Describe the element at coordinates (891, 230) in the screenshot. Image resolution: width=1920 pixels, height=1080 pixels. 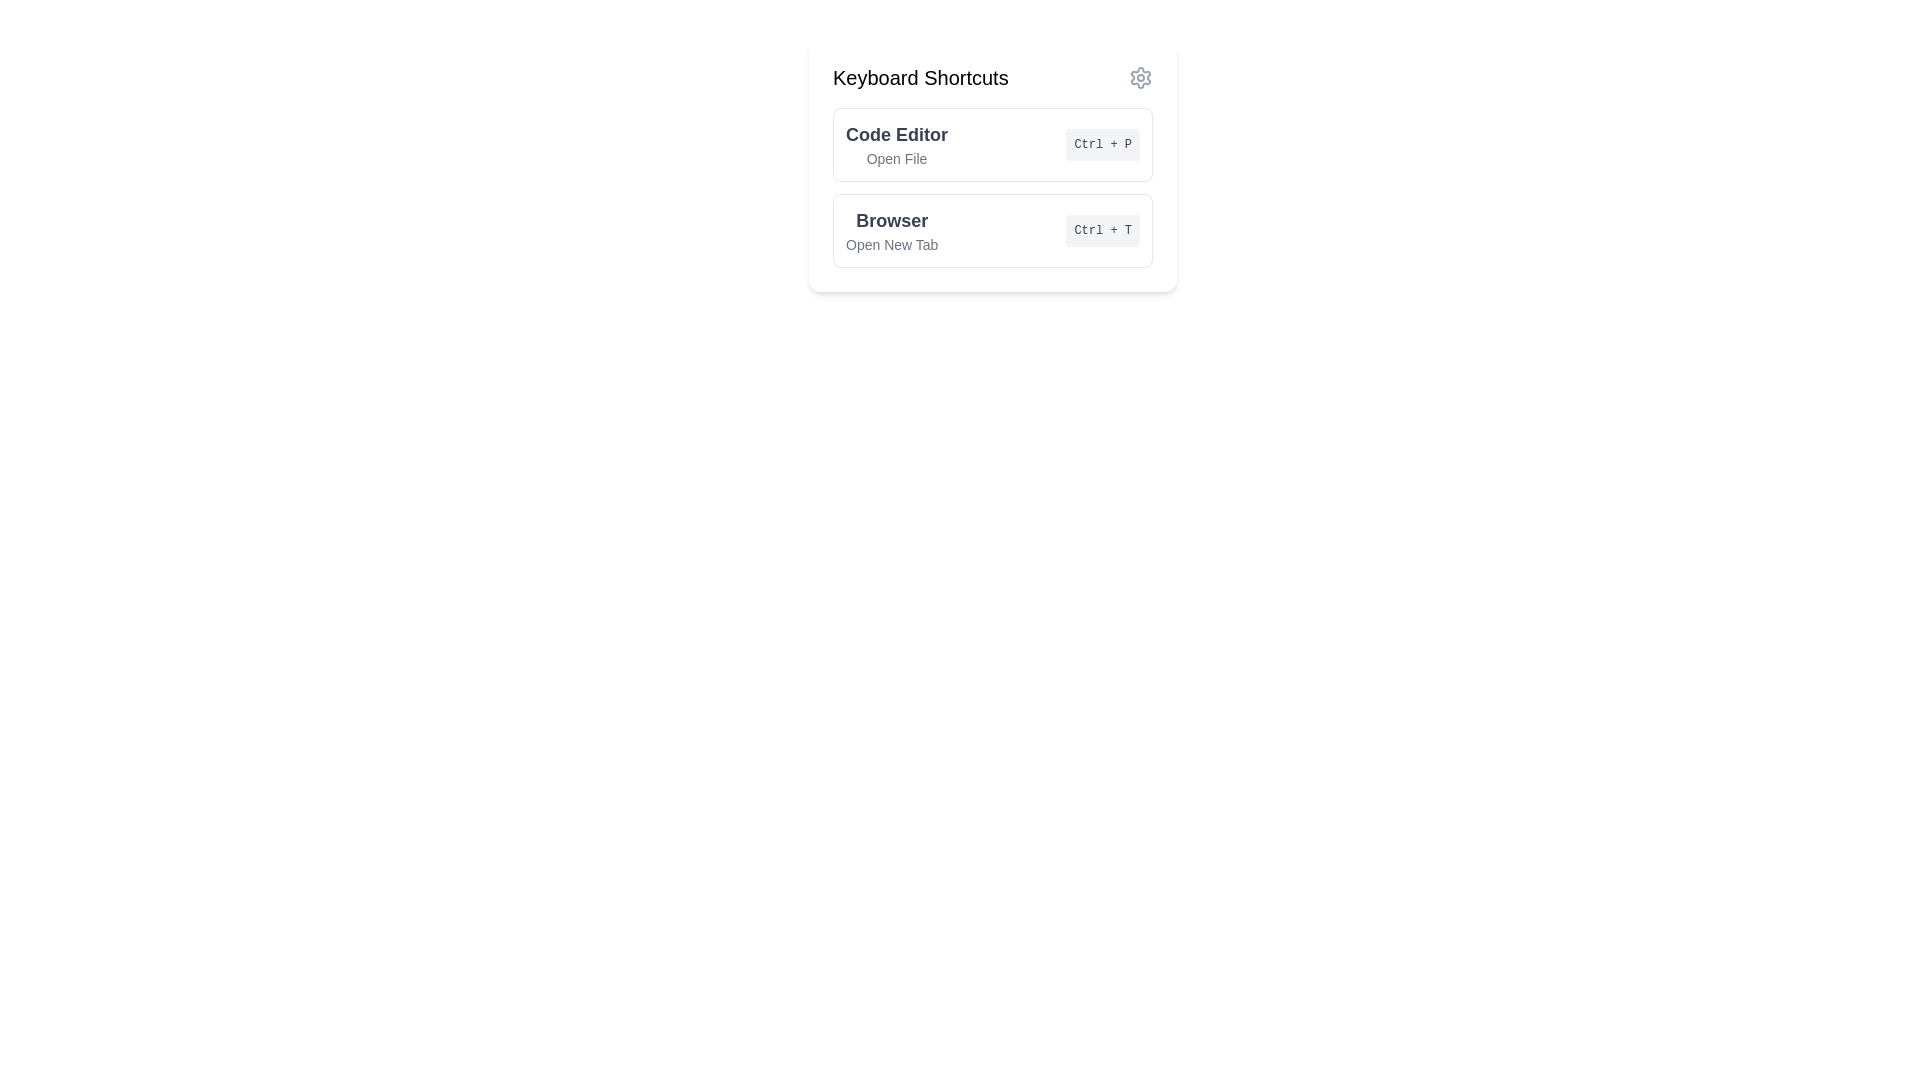
I see `text from the Text block that describes the keyboard shortcut for opening a new browser tab, which is located in the Keyboard Shortcuts section near the 'Ctrl + T' key` at that location.